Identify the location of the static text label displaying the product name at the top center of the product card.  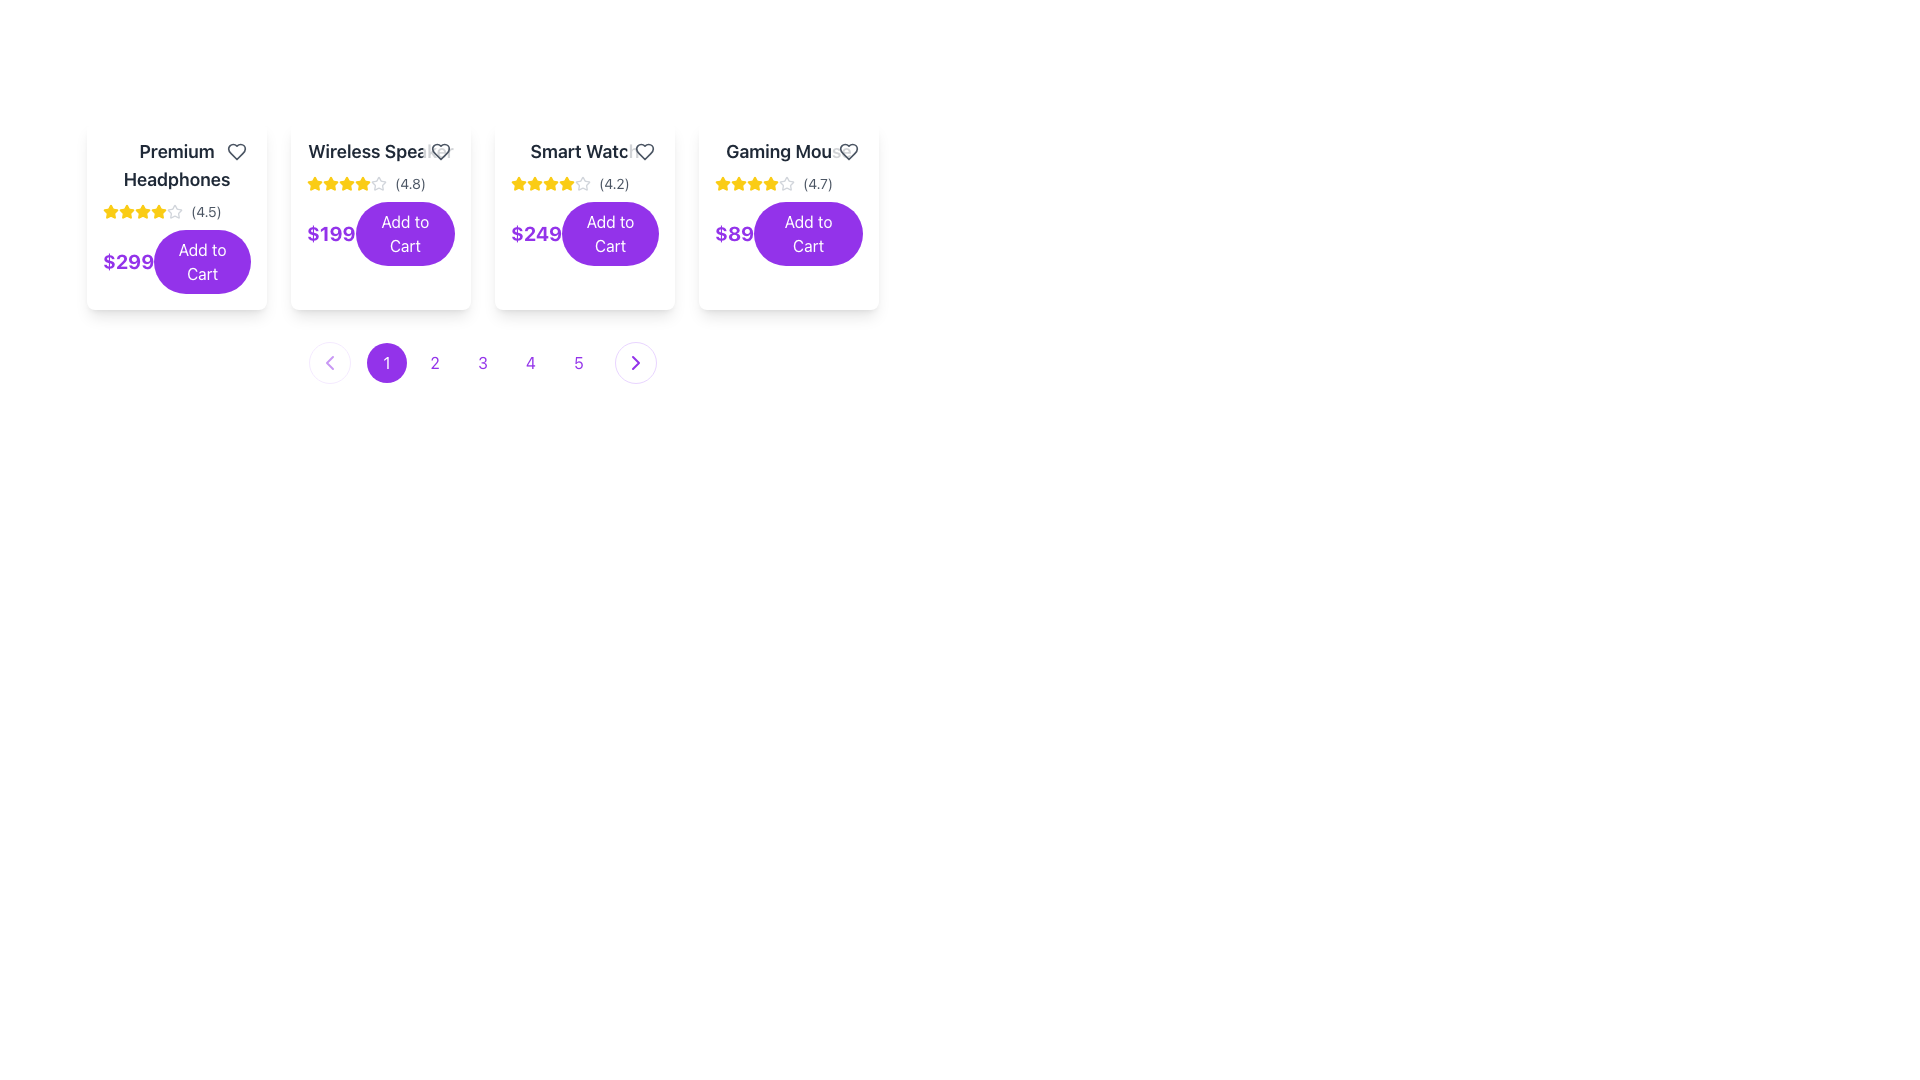
(787, 150).